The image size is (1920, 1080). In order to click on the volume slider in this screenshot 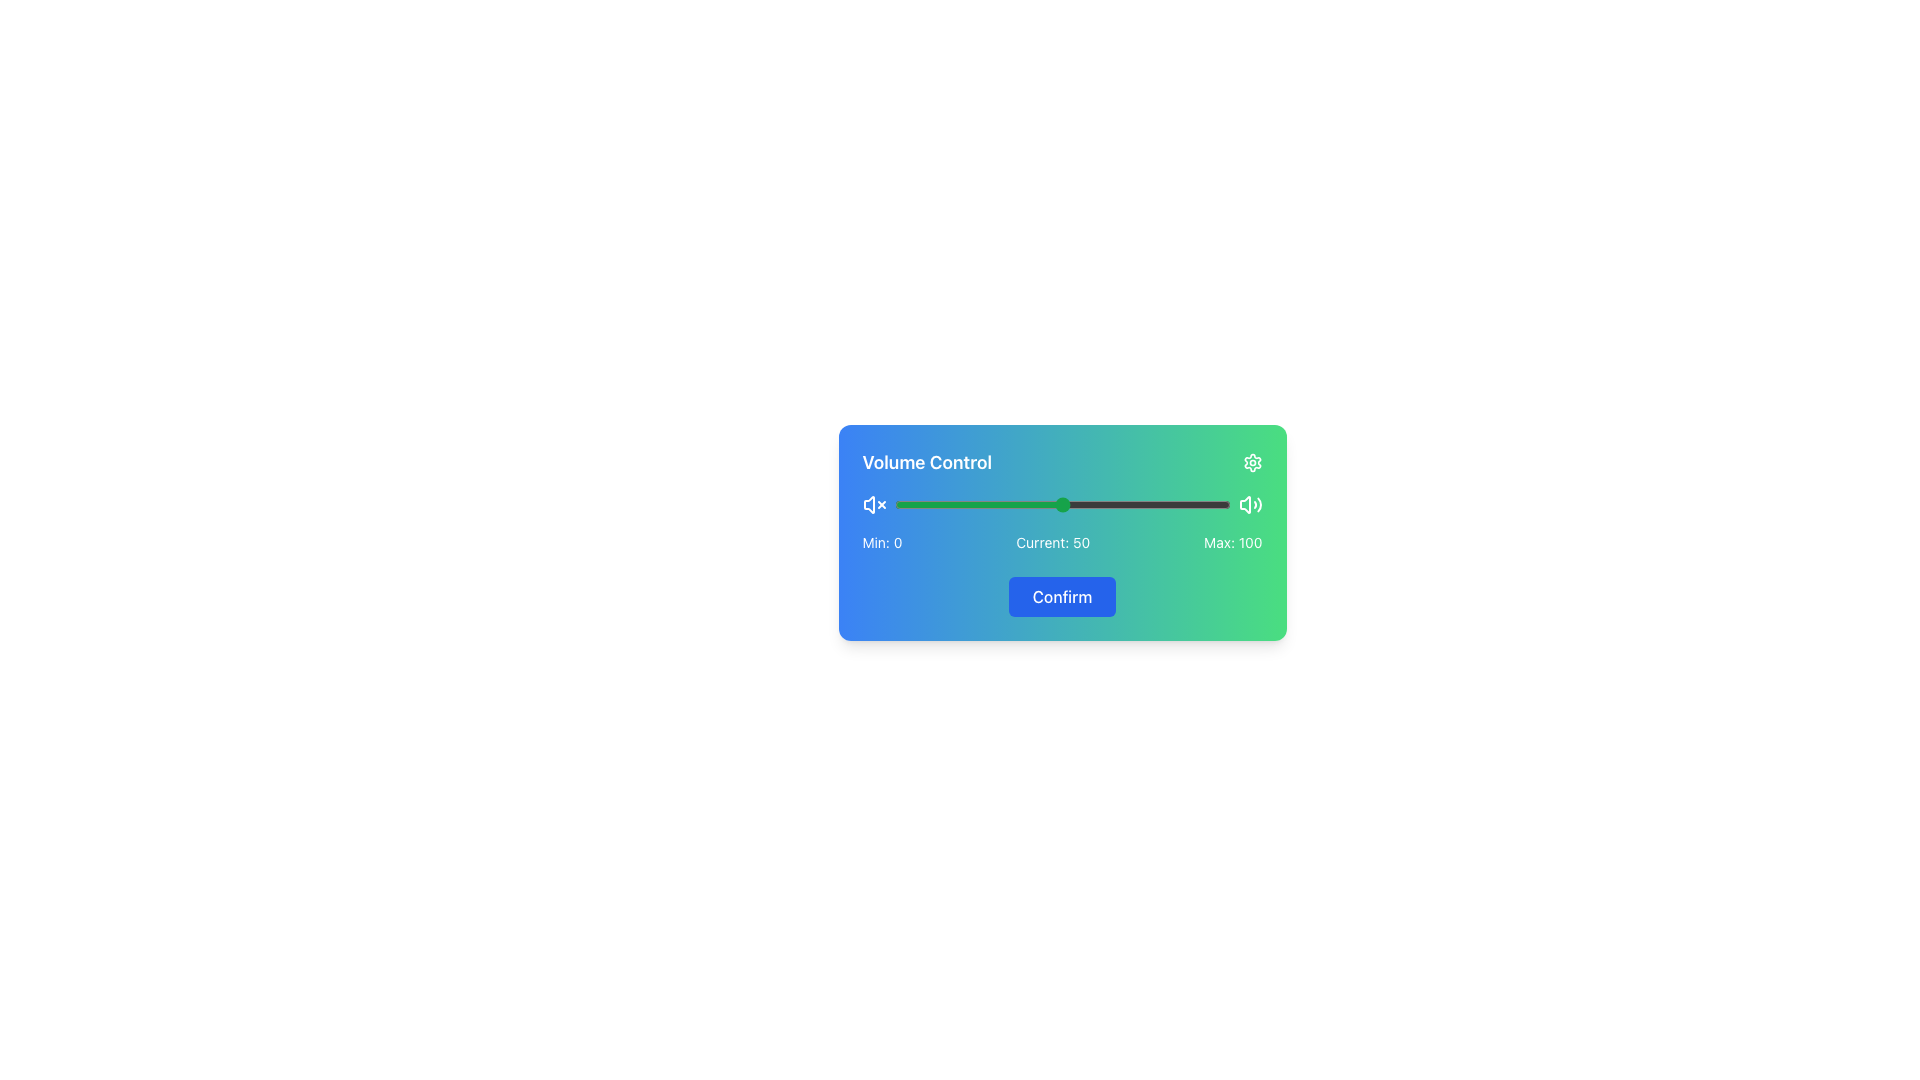, I will do `click(1048, 504)`.